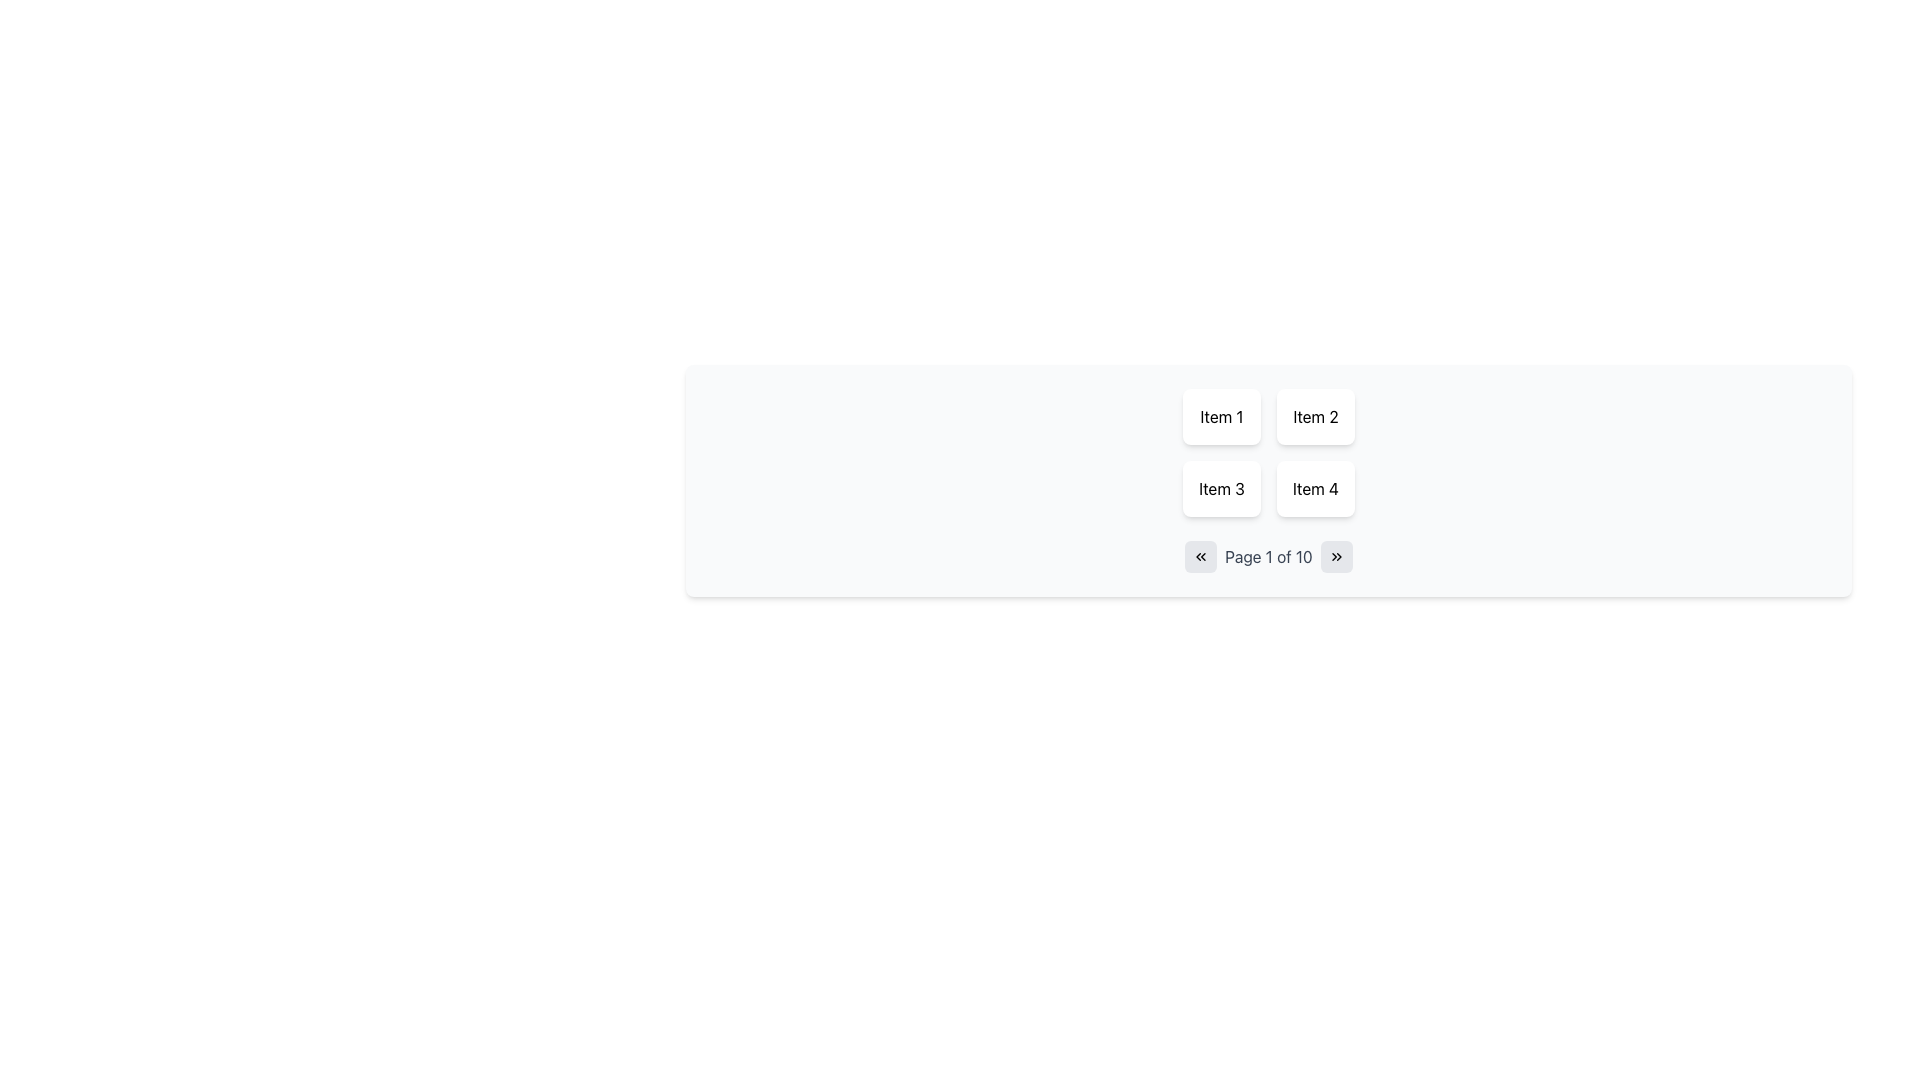  Describe the element at coordinates (1315, 415) in the screenshot. I see `the 'Item 2' Text button, which is a rectangular button with a white background and bold black text, located in the second column of the first row in a grid layout` at that location.